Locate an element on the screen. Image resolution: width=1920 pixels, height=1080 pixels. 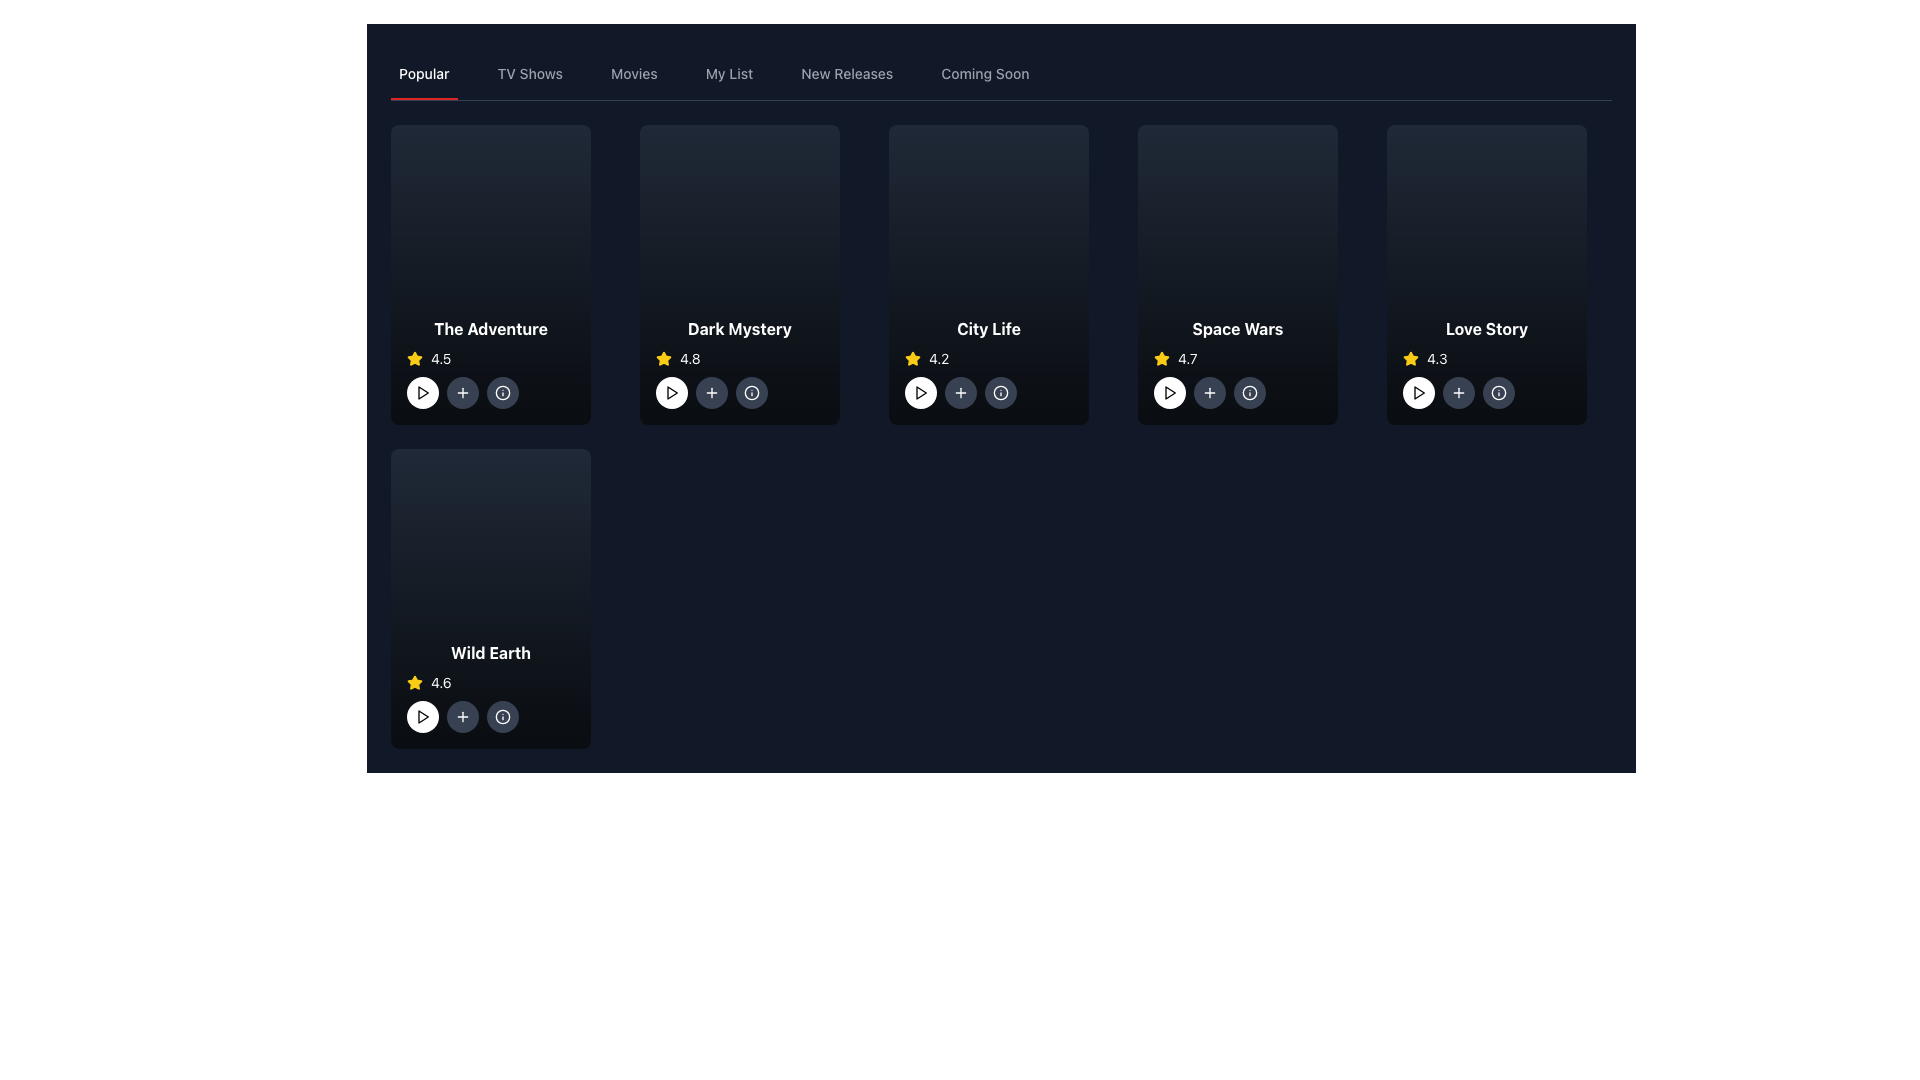
the Text Label that serves as the title for the movie 'Love Story', located in the bottom section of the card layout, directly above the rating and action buttons is located at coordinates (1487, 327).